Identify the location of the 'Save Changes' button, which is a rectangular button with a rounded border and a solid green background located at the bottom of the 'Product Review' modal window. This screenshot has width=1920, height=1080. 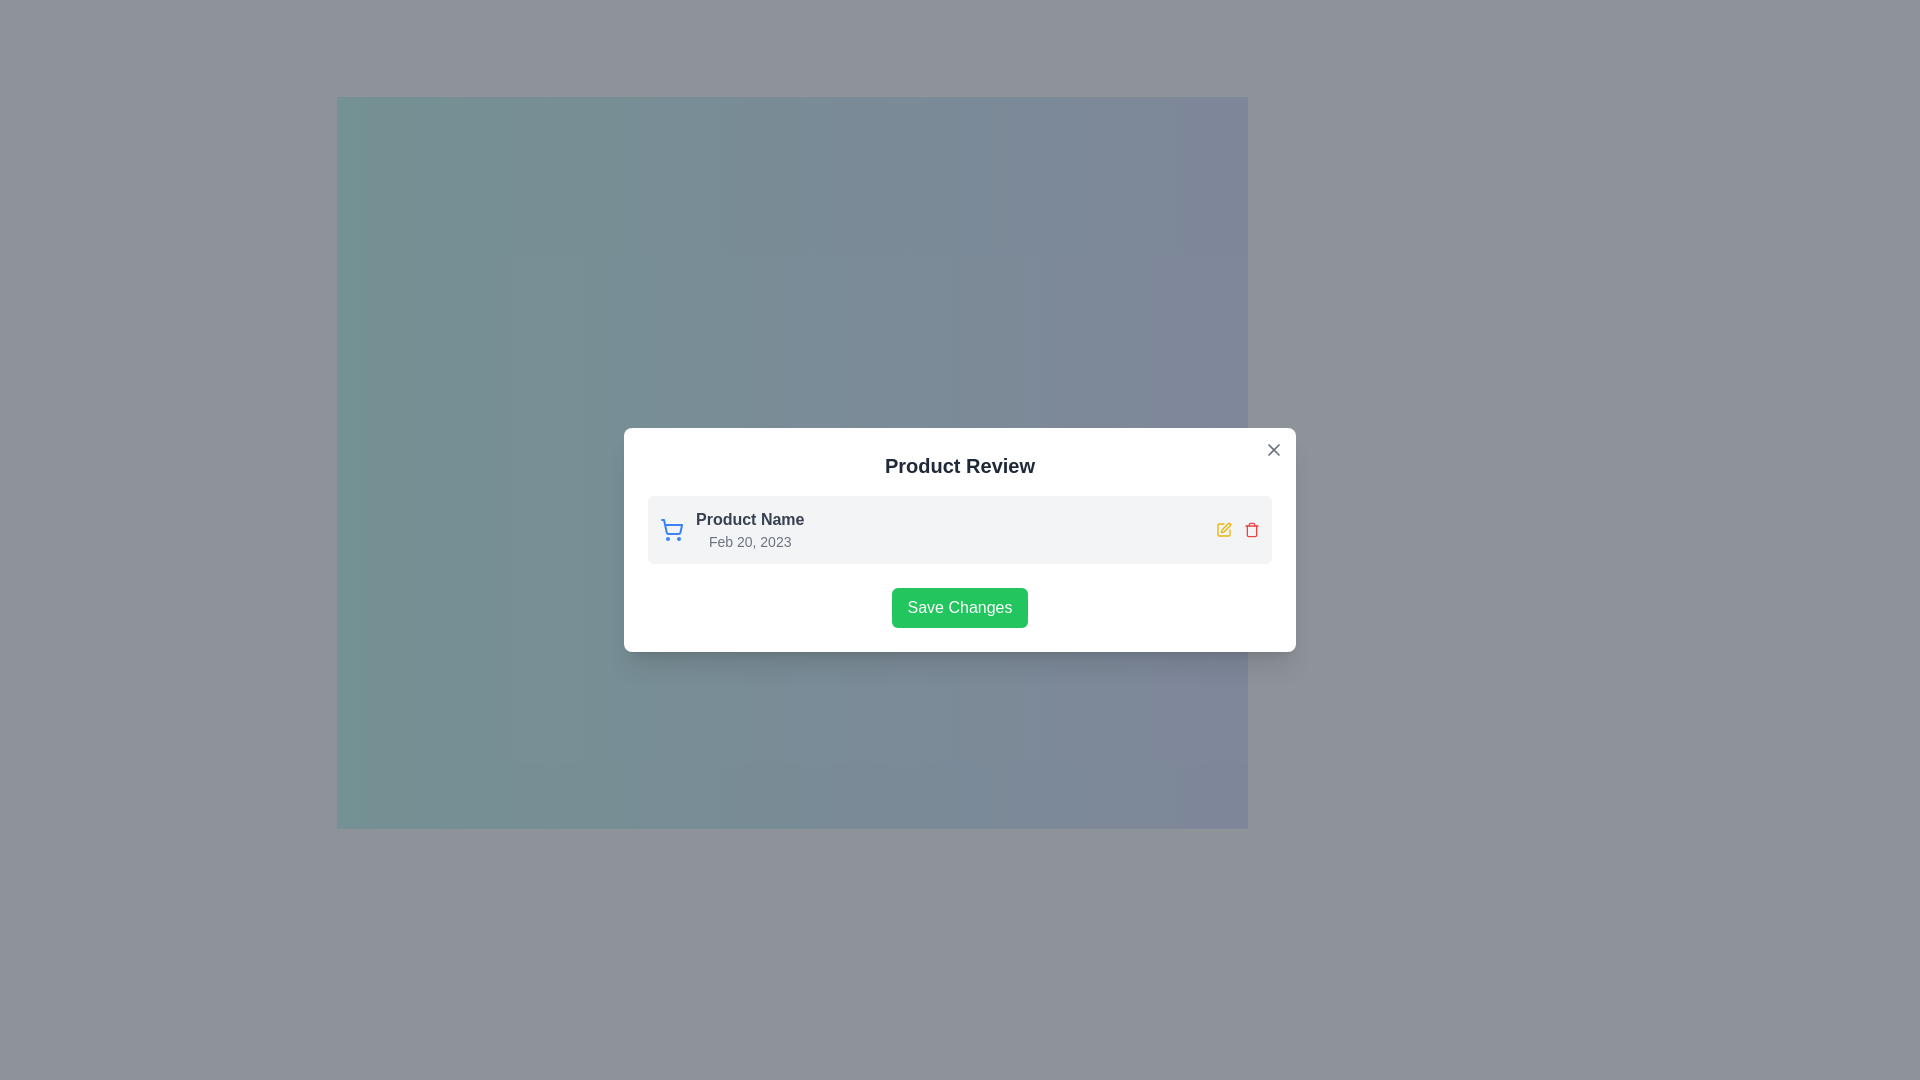
(960, 607).